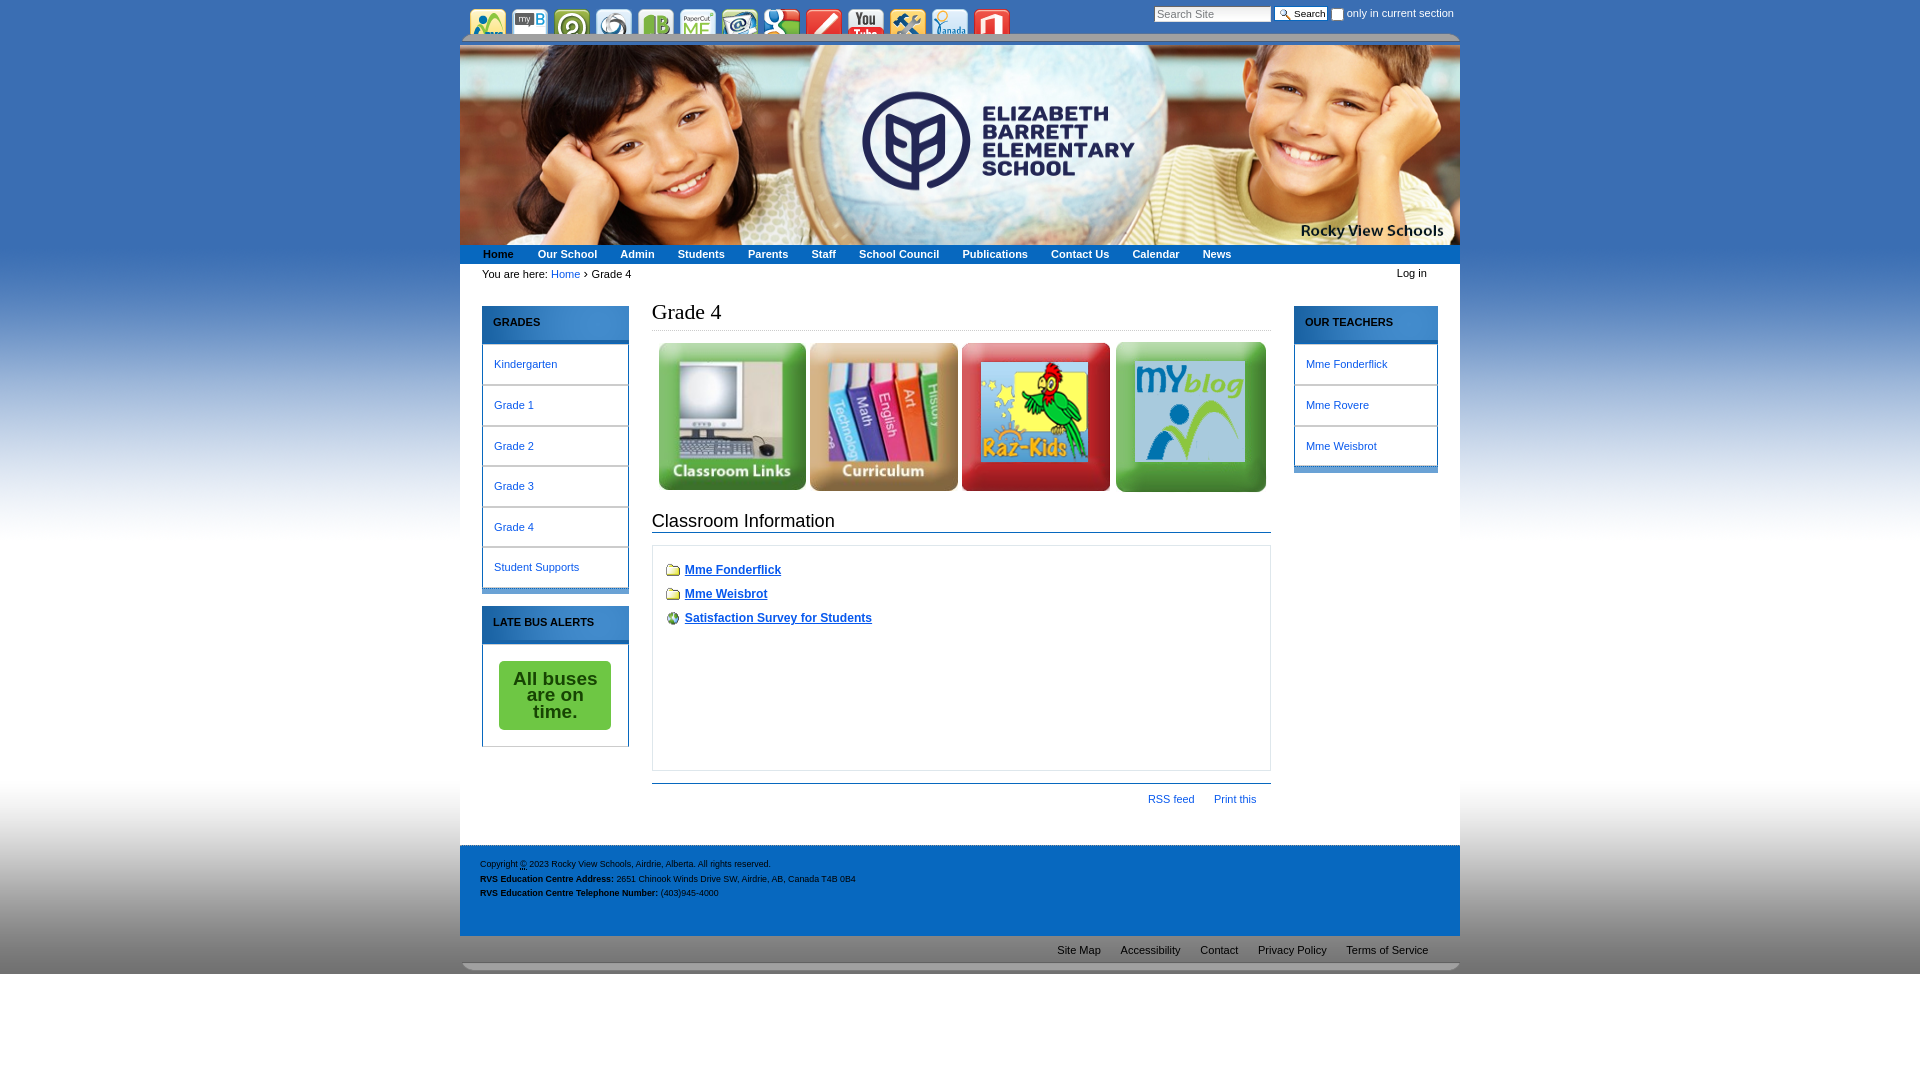 The image size is (1920, 1080). I want to click on 'Parents', so click(763, 253).